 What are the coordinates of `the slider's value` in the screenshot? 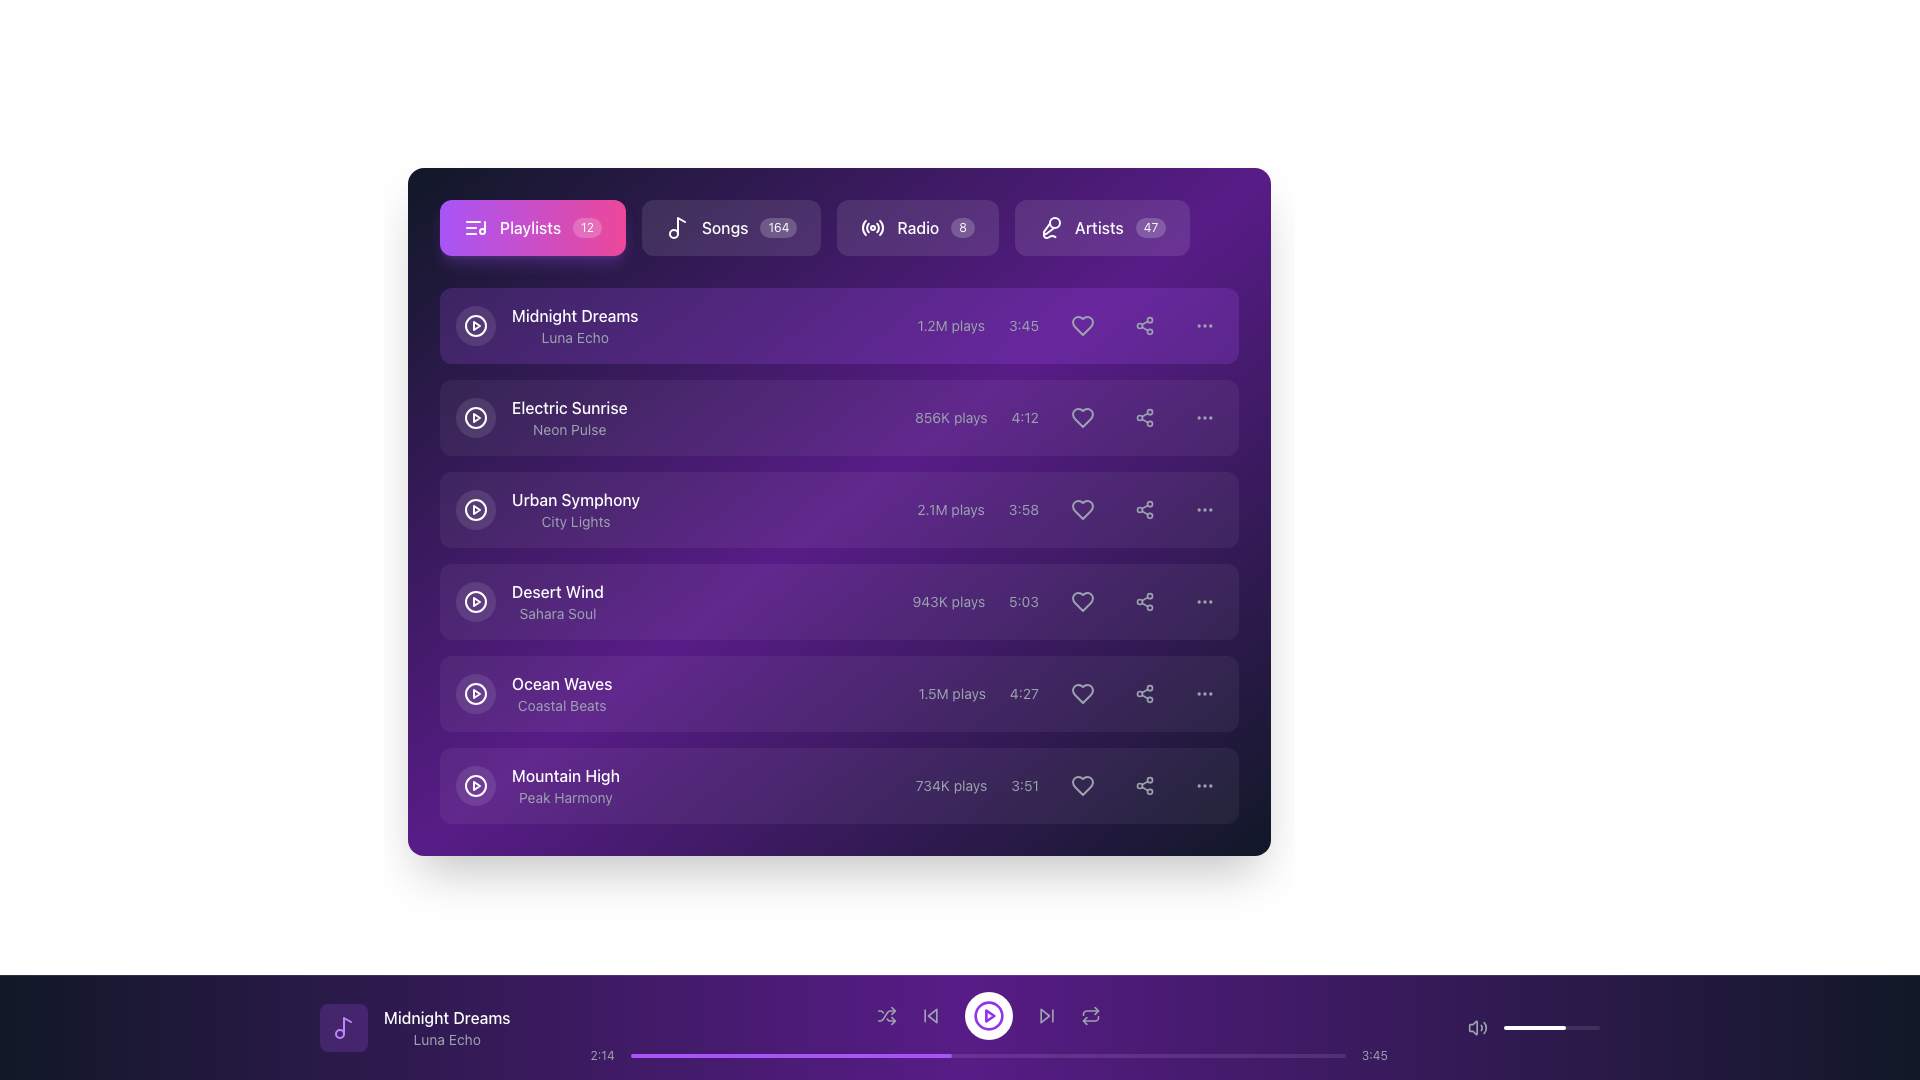 It's located at (1578, 1028).